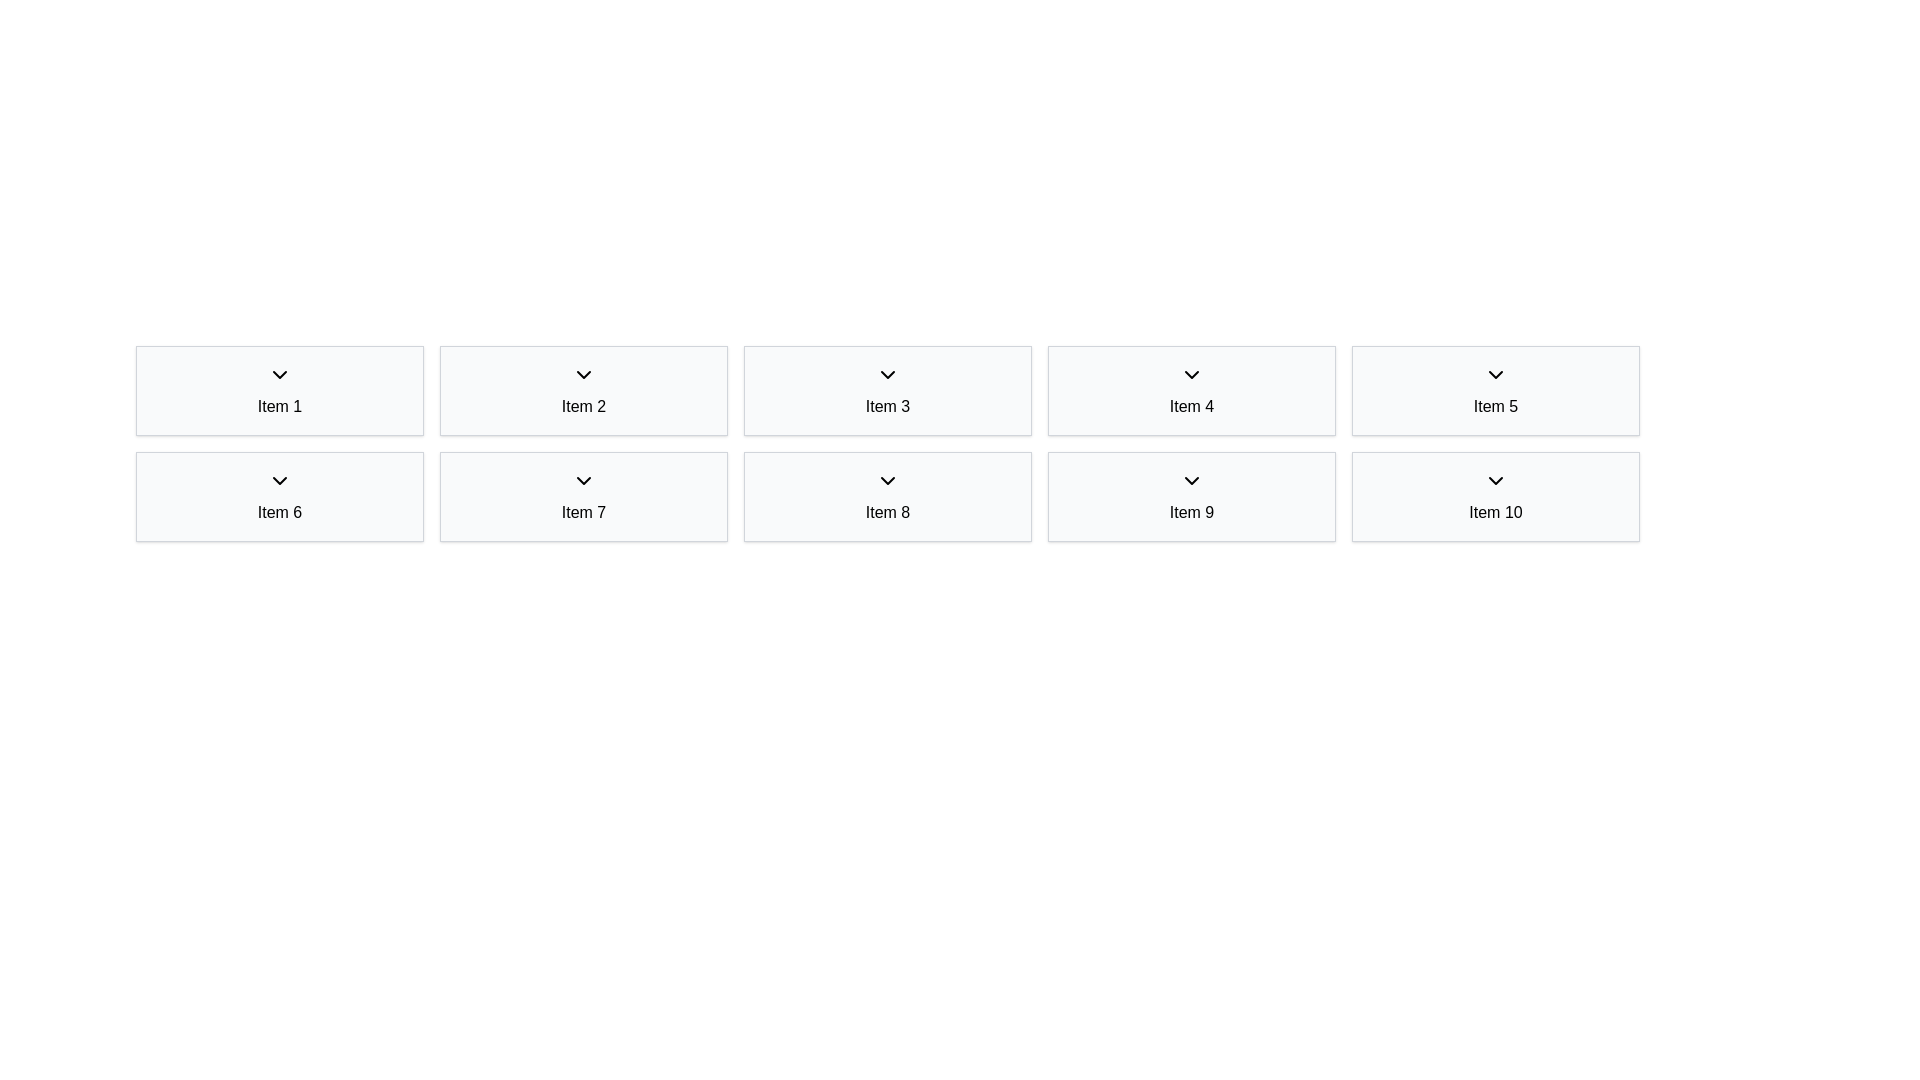 The width and height of the screenshot is (1920, 1080). What do you see at coordinates (278, 496) in the screenshot?
I see `the selectable or expandable Card related to 'Item 6', located in the second row and first column of the grid layout` at bounding box center [278, 496].